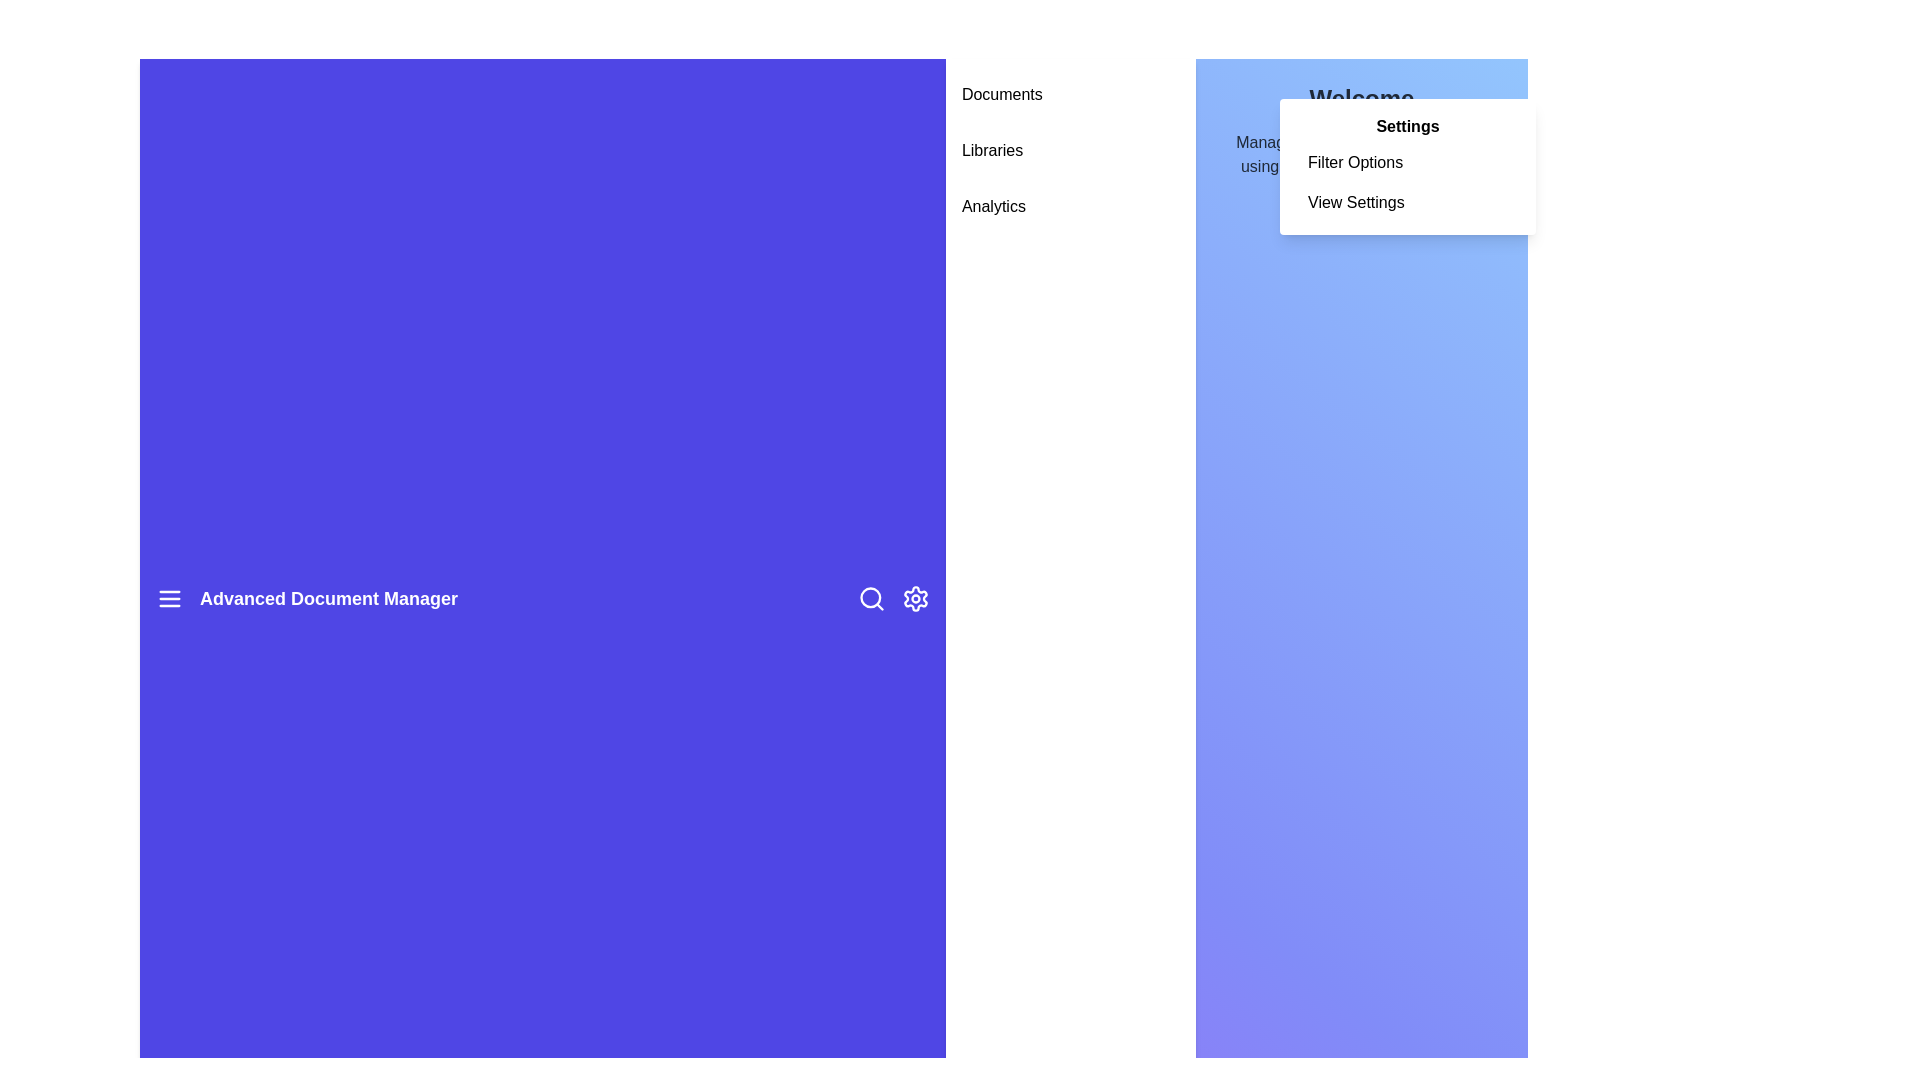 Image resolution: width=1920 pixels, height=1080 pixels. I want to click on the View Settings in the settings panel, so click(1406, 203).